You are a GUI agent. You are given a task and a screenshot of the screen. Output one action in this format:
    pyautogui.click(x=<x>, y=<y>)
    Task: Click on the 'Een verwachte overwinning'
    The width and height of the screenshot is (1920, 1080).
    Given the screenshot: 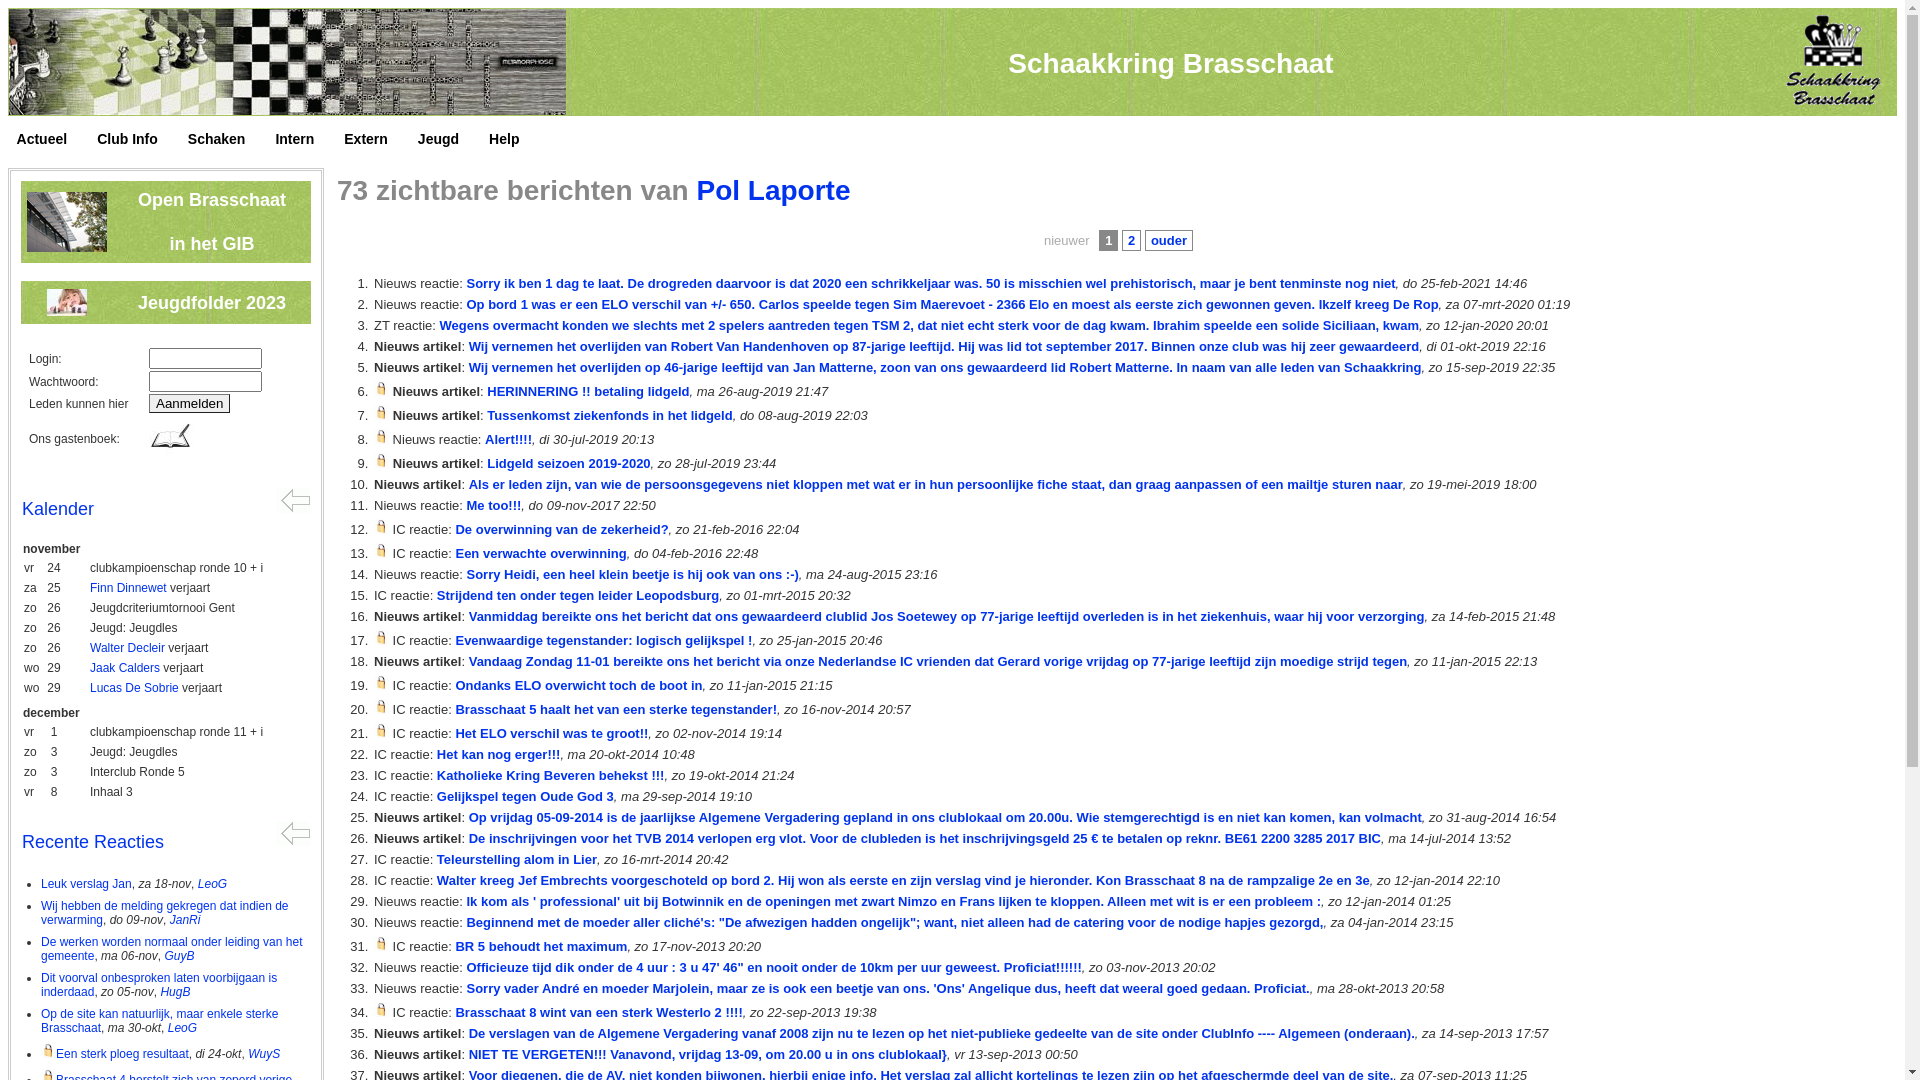 What is the action you would take?
    pyautogui.click(x=540, y=553)
    